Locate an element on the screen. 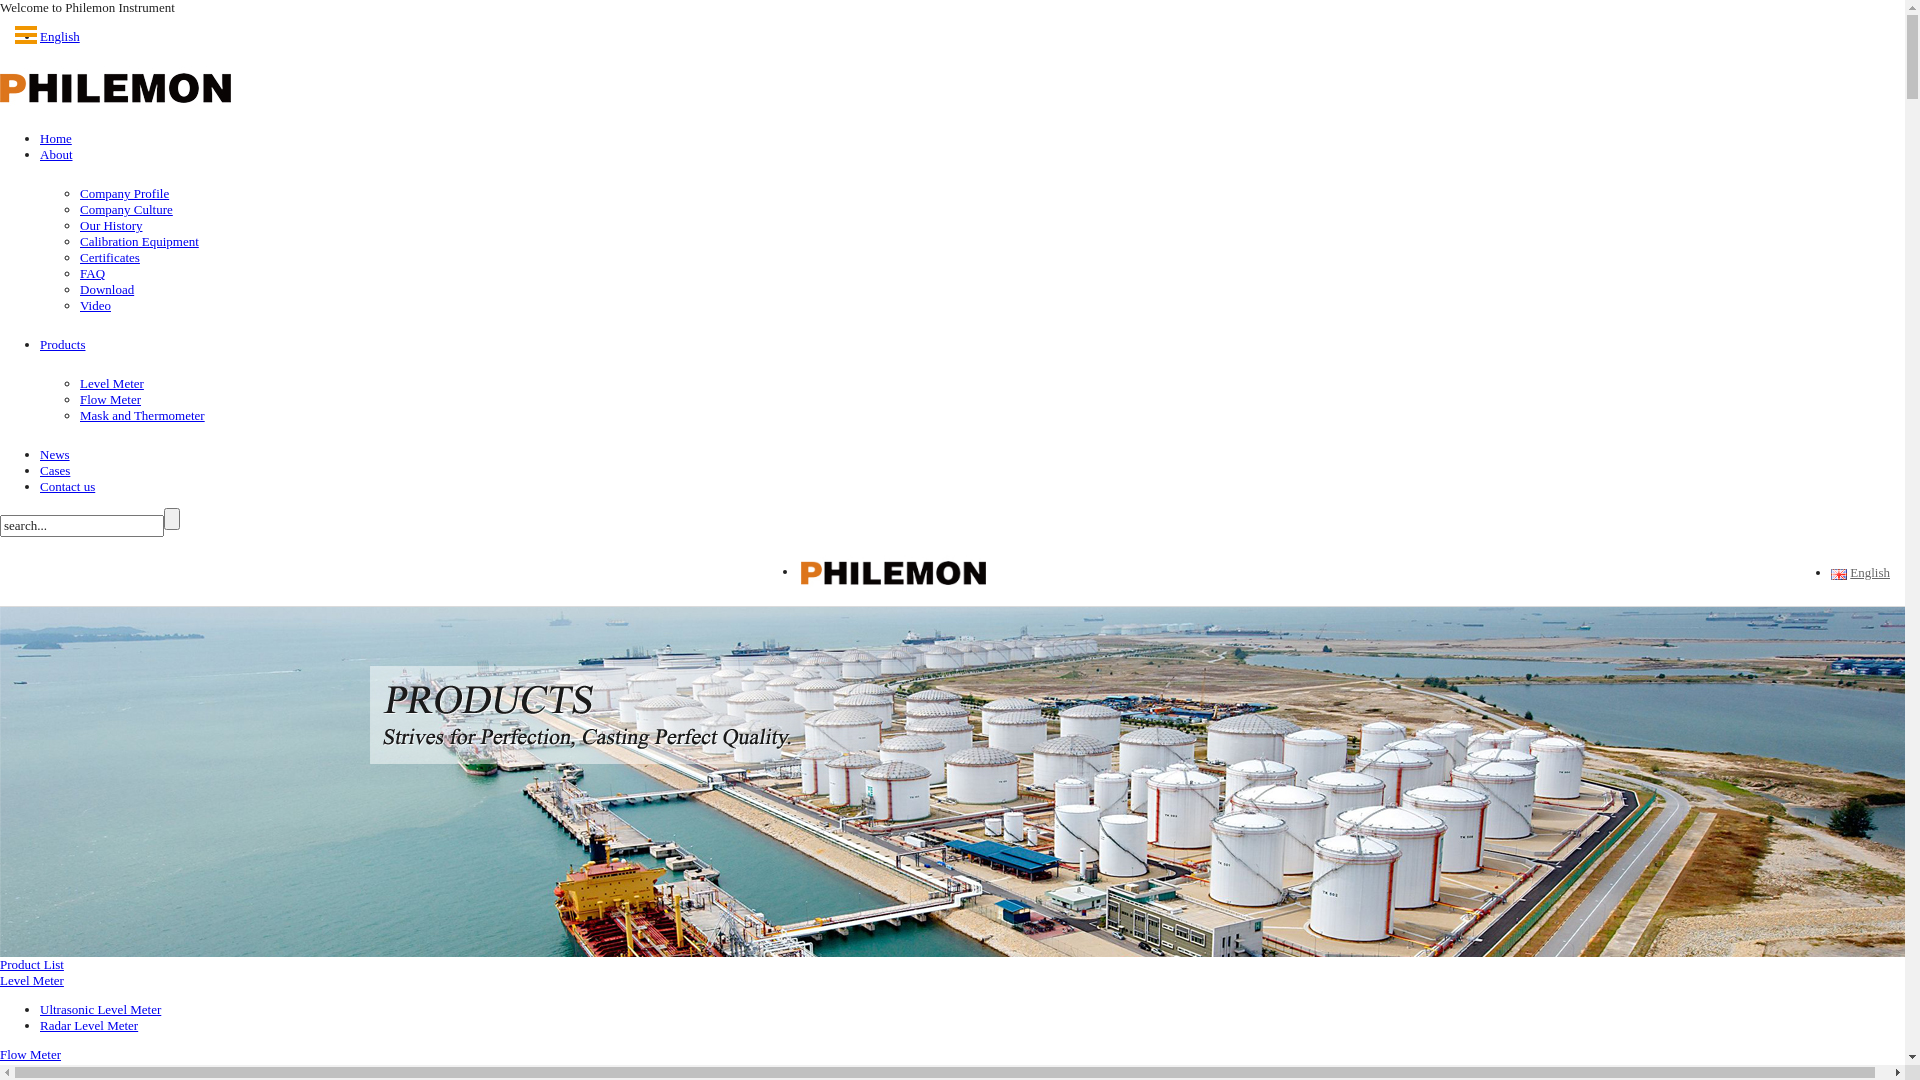 The height and width of the screenshot is (1080, 1920). 'Our History' is located at coordinates (109, 225).